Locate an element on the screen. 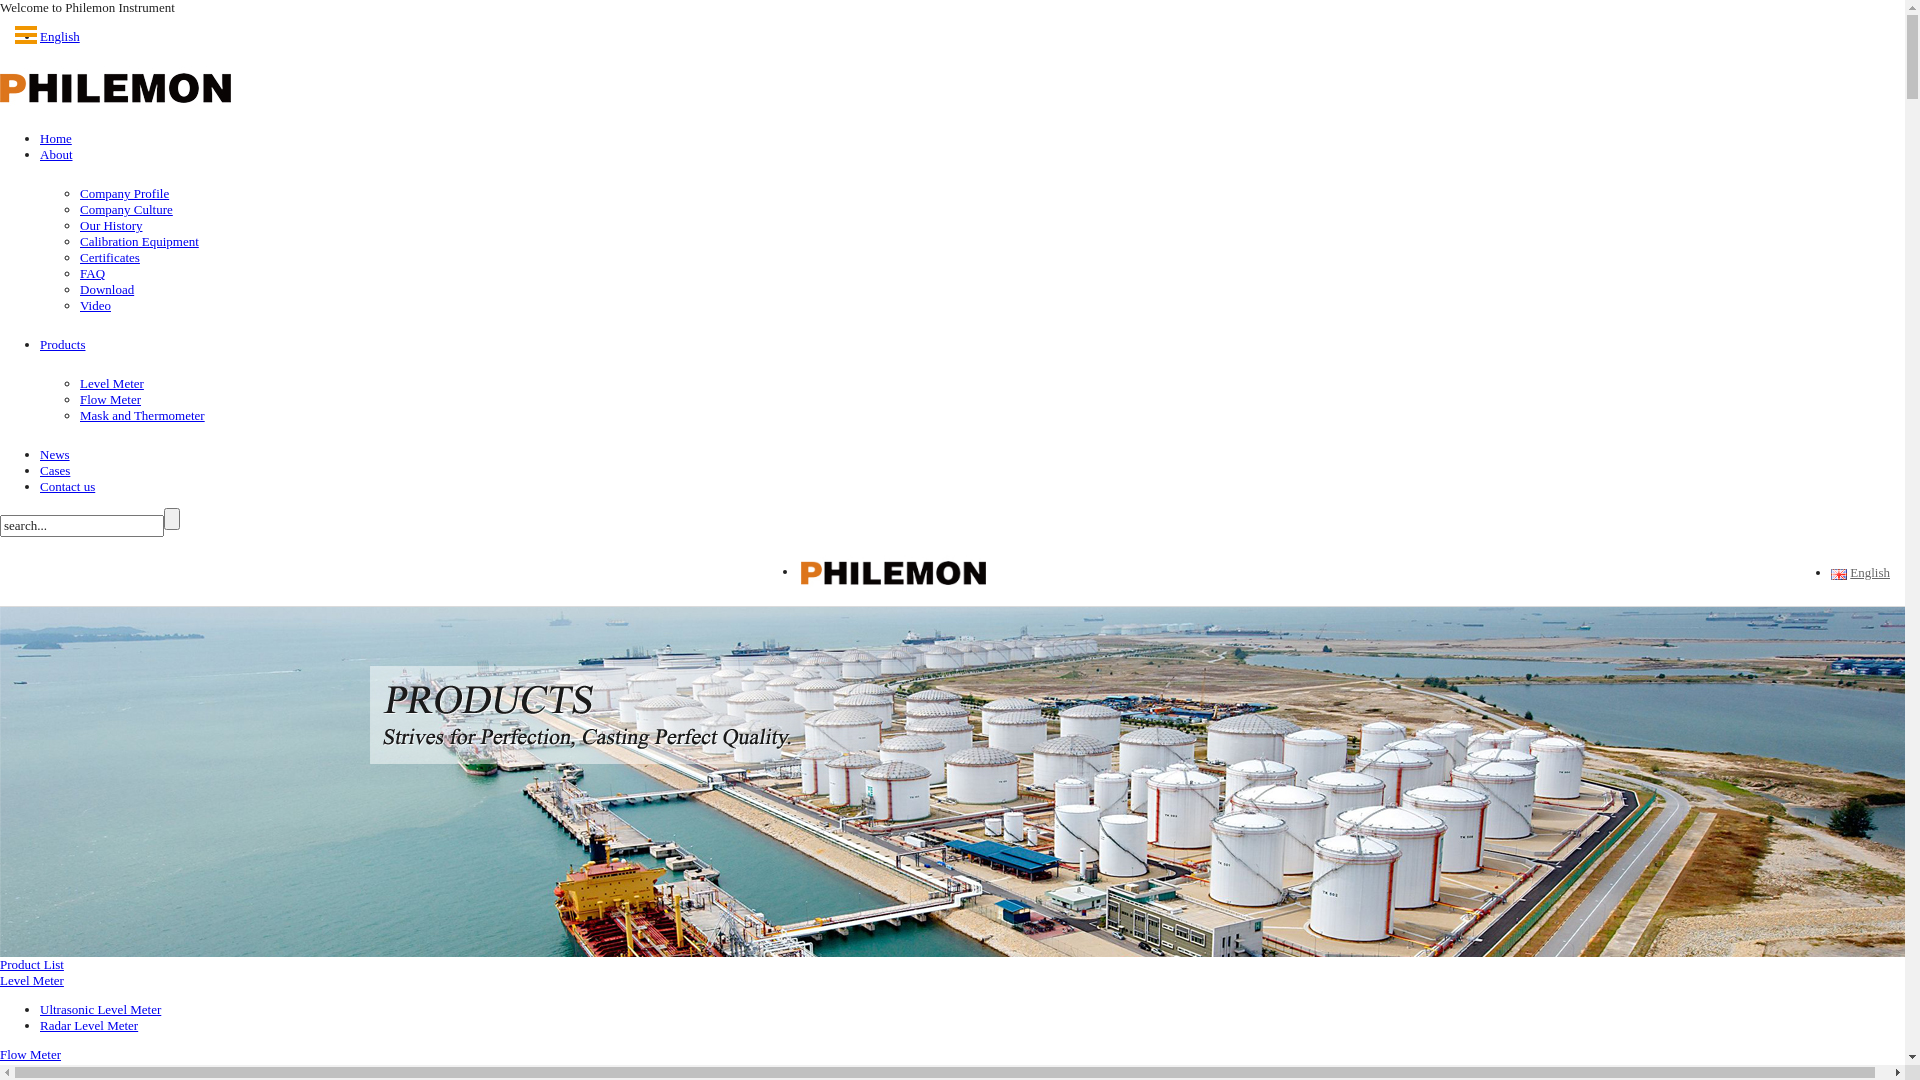 The height and width of the screenshot is (1080, 1920). 'Our History' is located at coordinates (109, 225).